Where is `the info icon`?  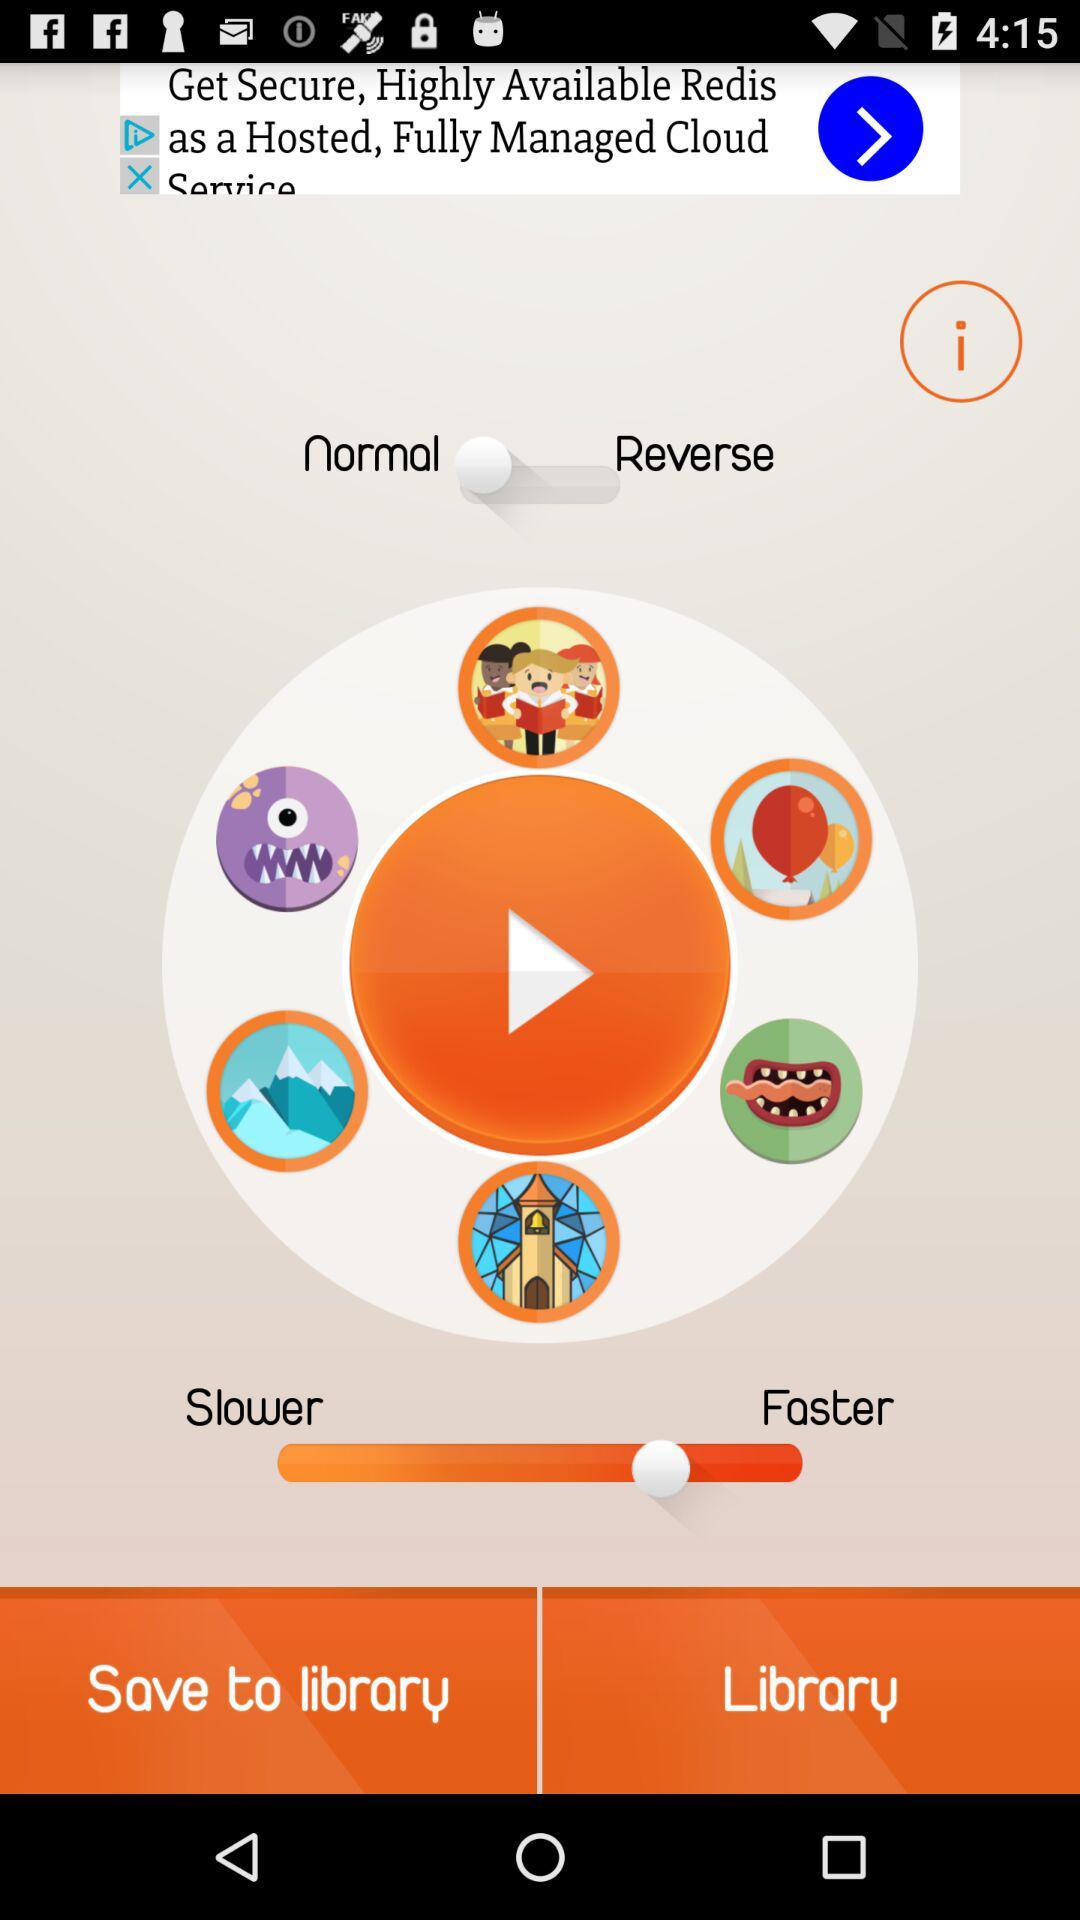
the info icon is located at coordinates (960, 365).